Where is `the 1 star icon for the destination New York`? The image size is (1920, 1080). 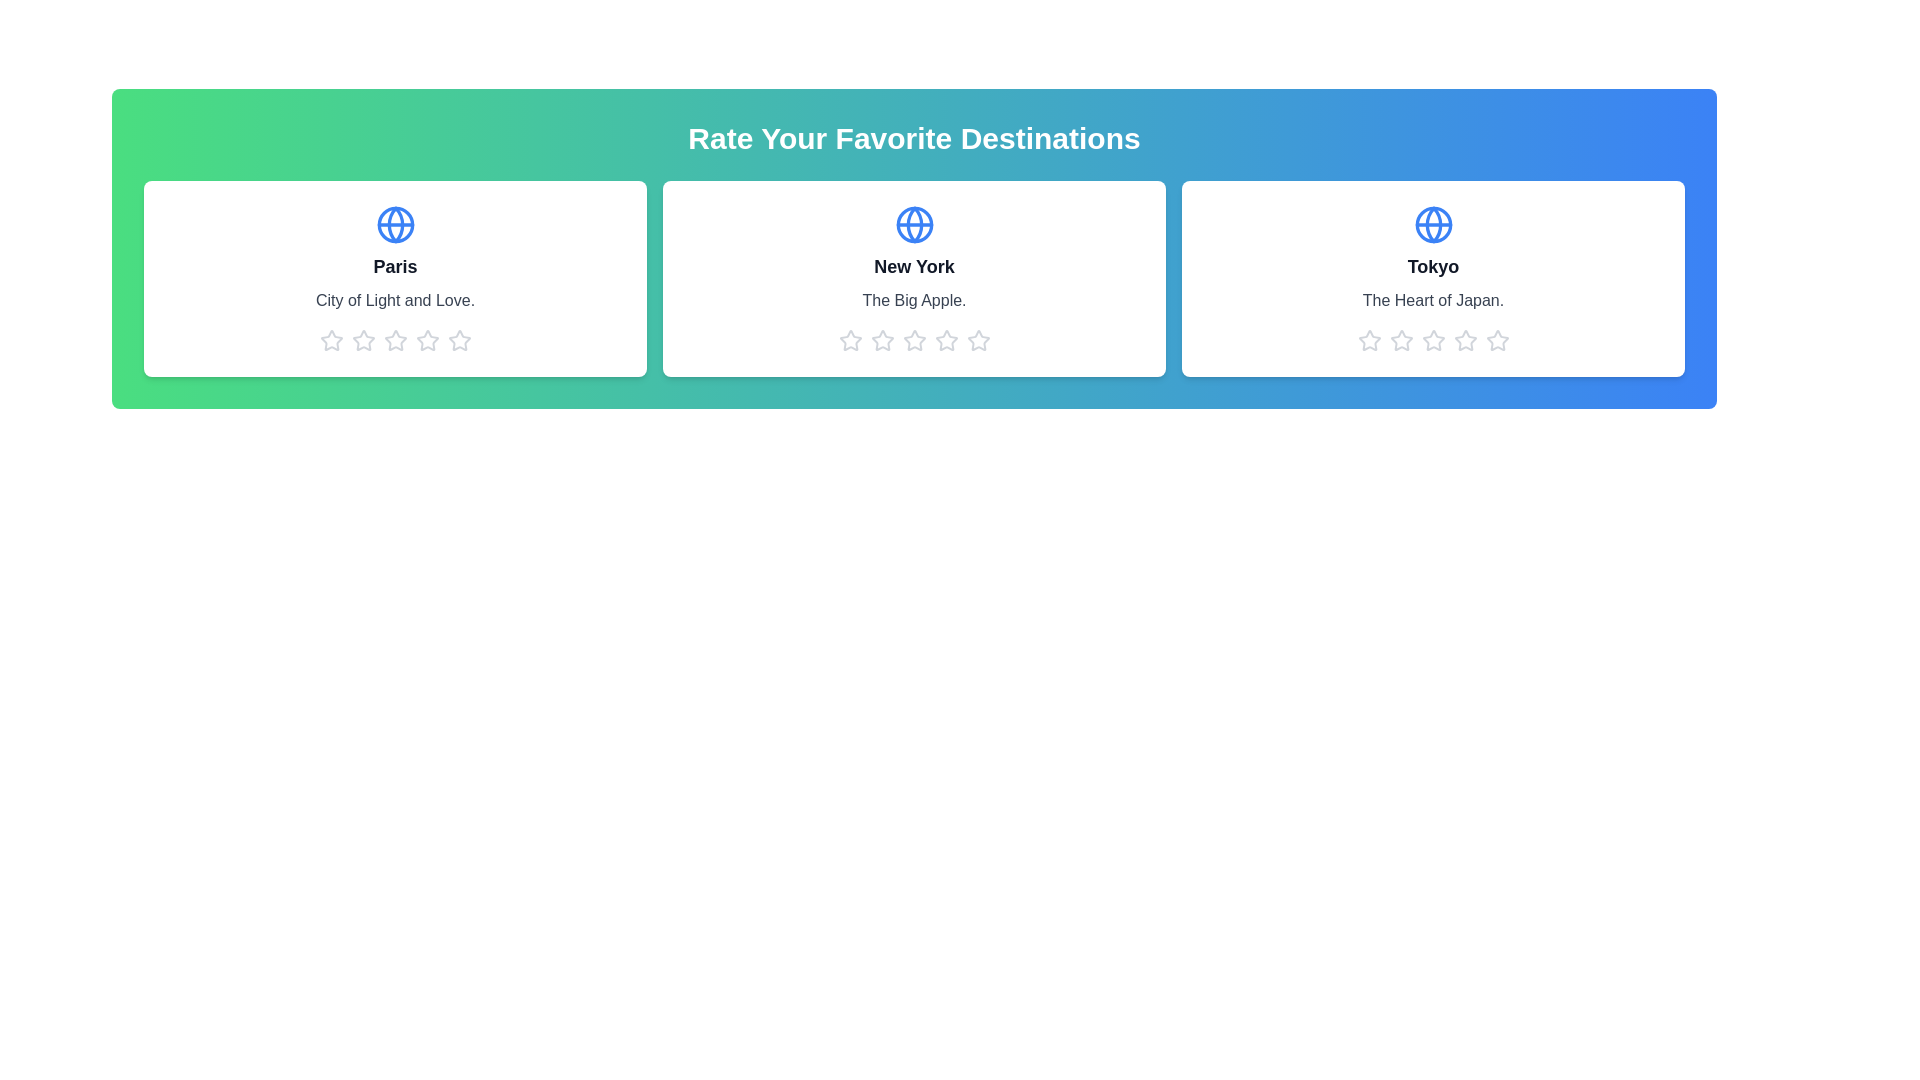
the 1 star icon for the destination New York is located at coordinates (850, 339).